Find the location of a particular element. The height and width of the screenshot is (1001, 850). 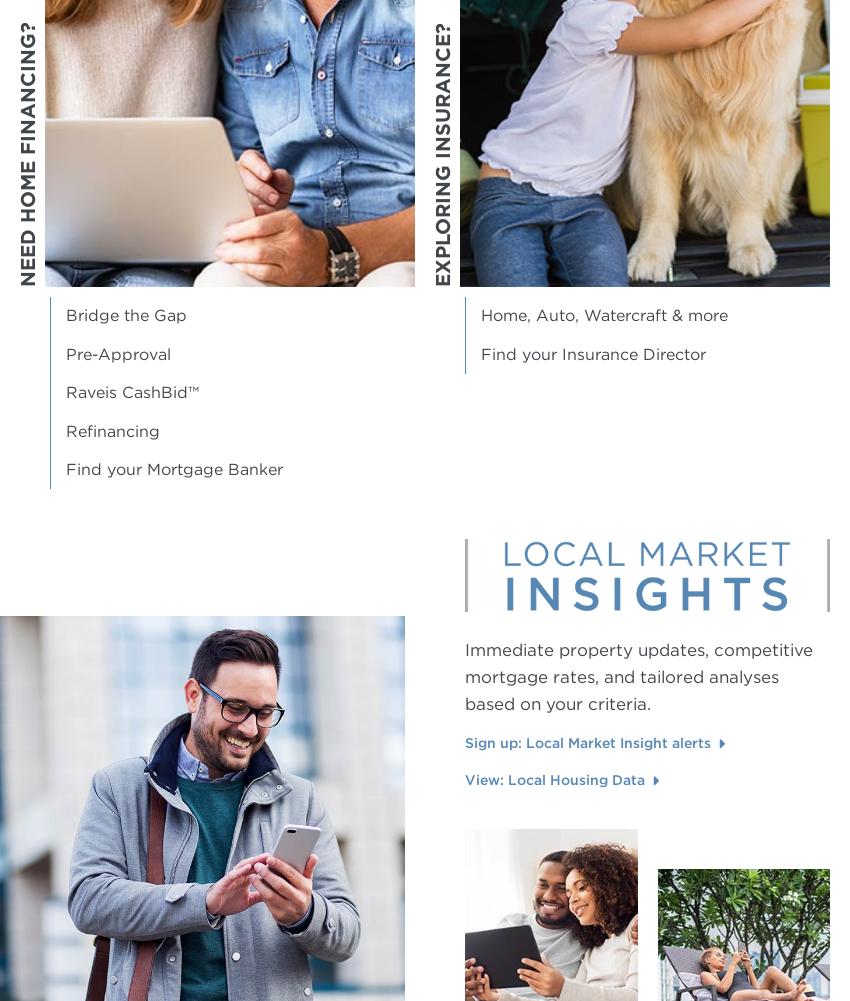

'Home, Auto, Watercraft & more' is located at coordinates (481, 315).